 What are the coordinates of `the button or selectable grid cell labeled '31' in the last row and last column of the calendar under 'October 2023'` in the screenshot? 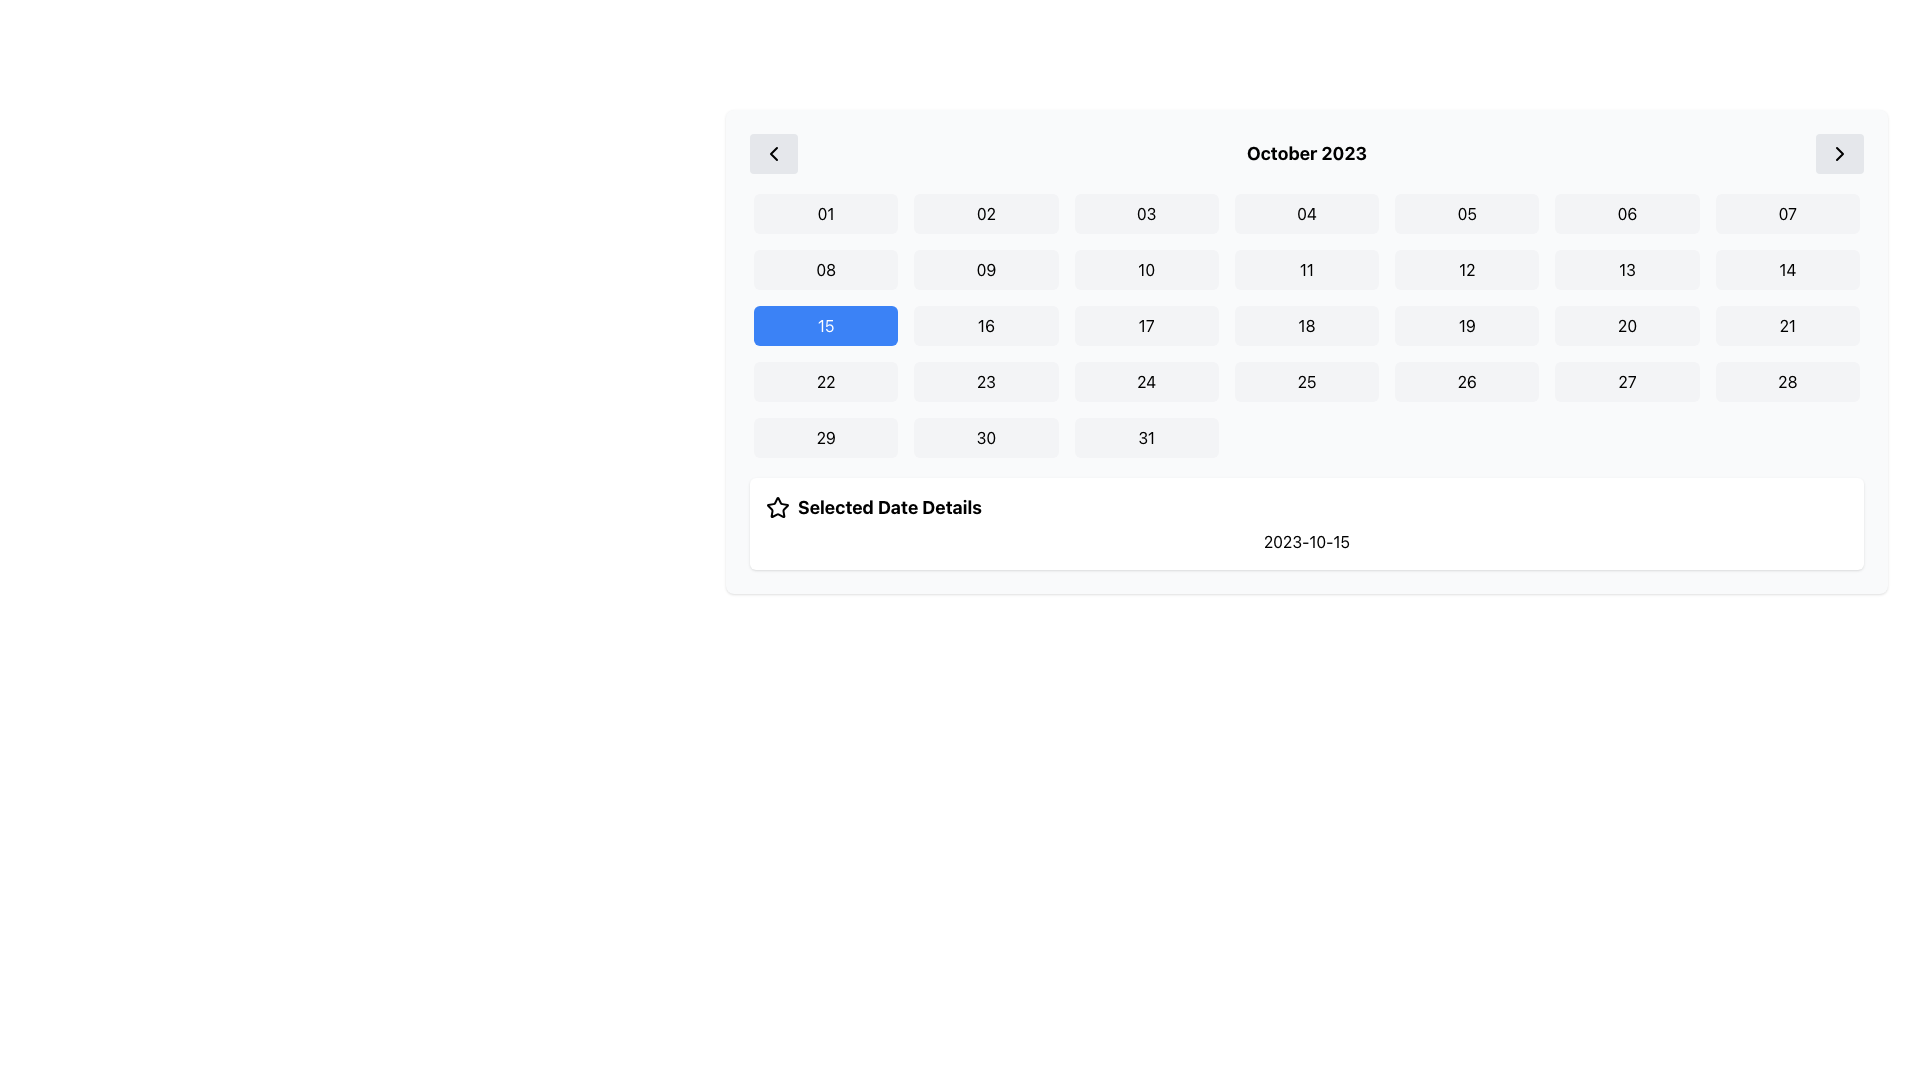 It's located at (1146, 437).